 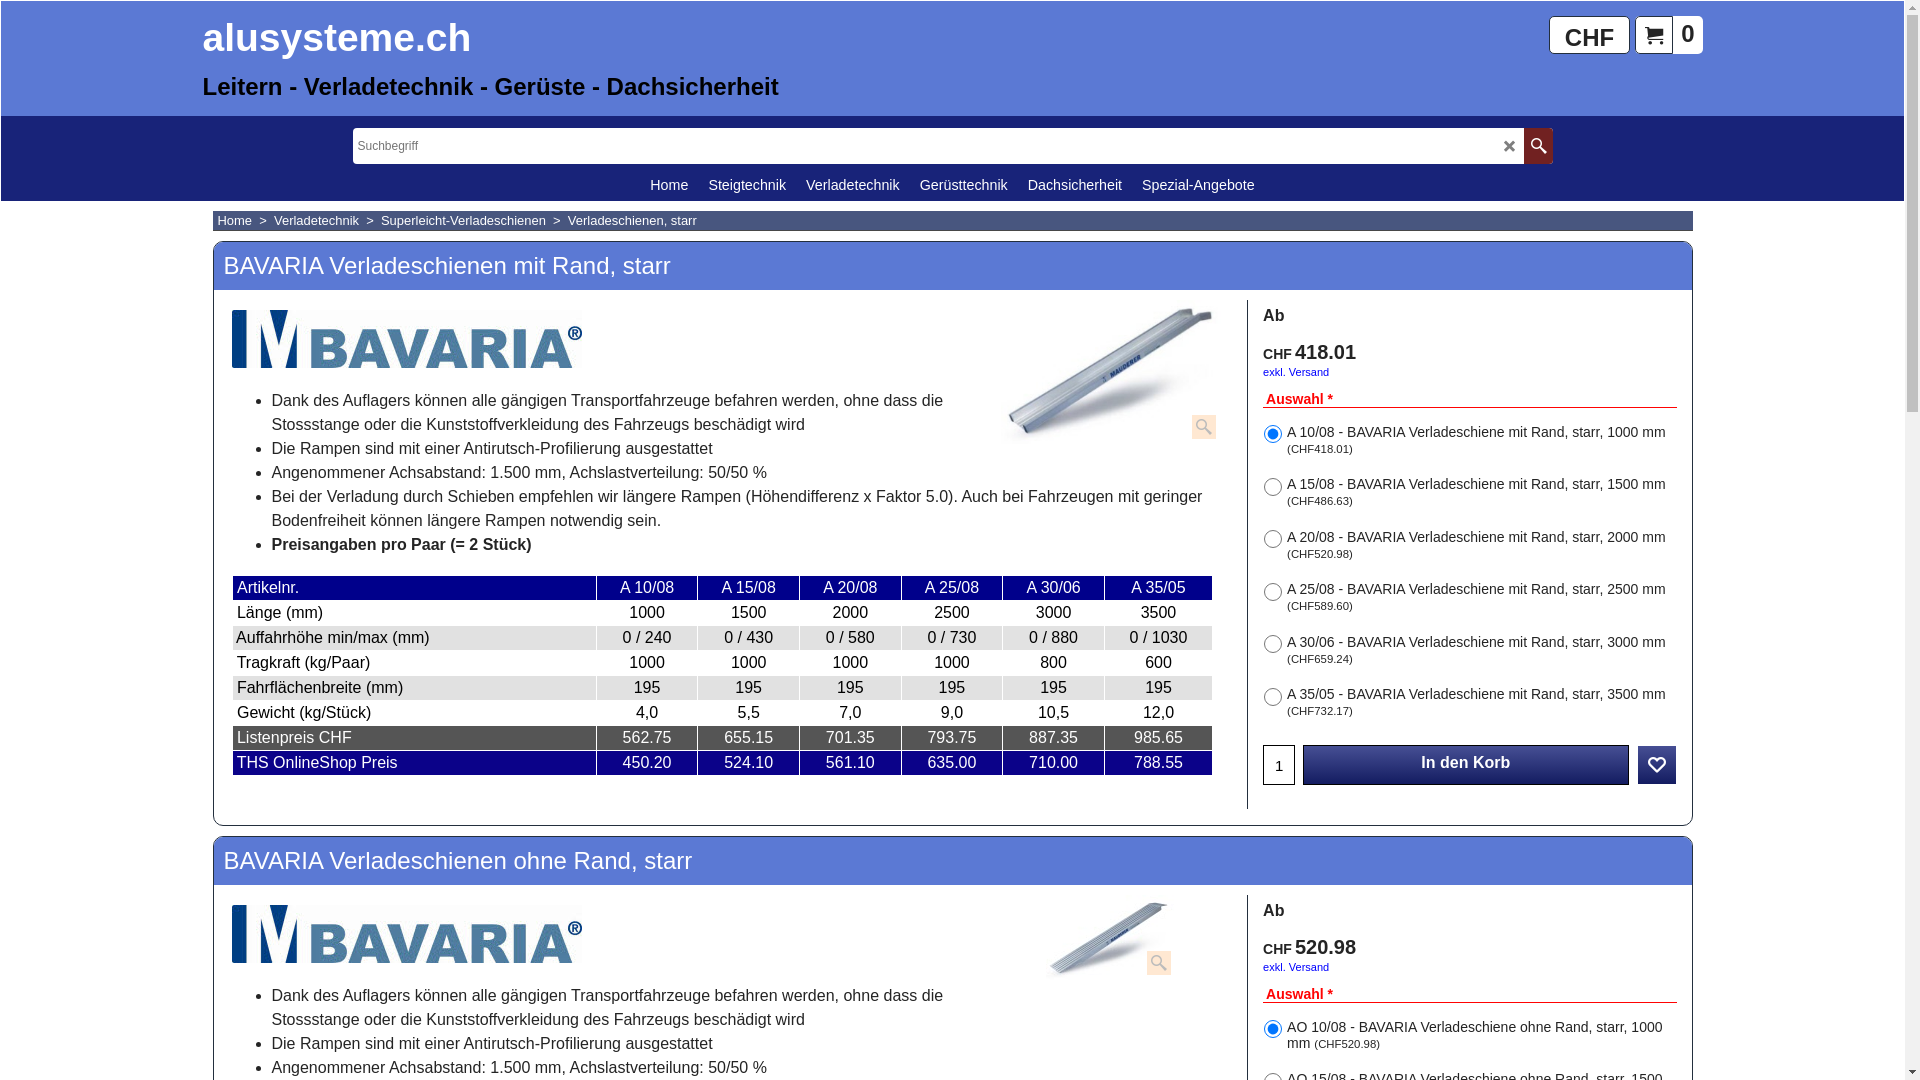 I want to click on '1', so click(x=1262, y=764).